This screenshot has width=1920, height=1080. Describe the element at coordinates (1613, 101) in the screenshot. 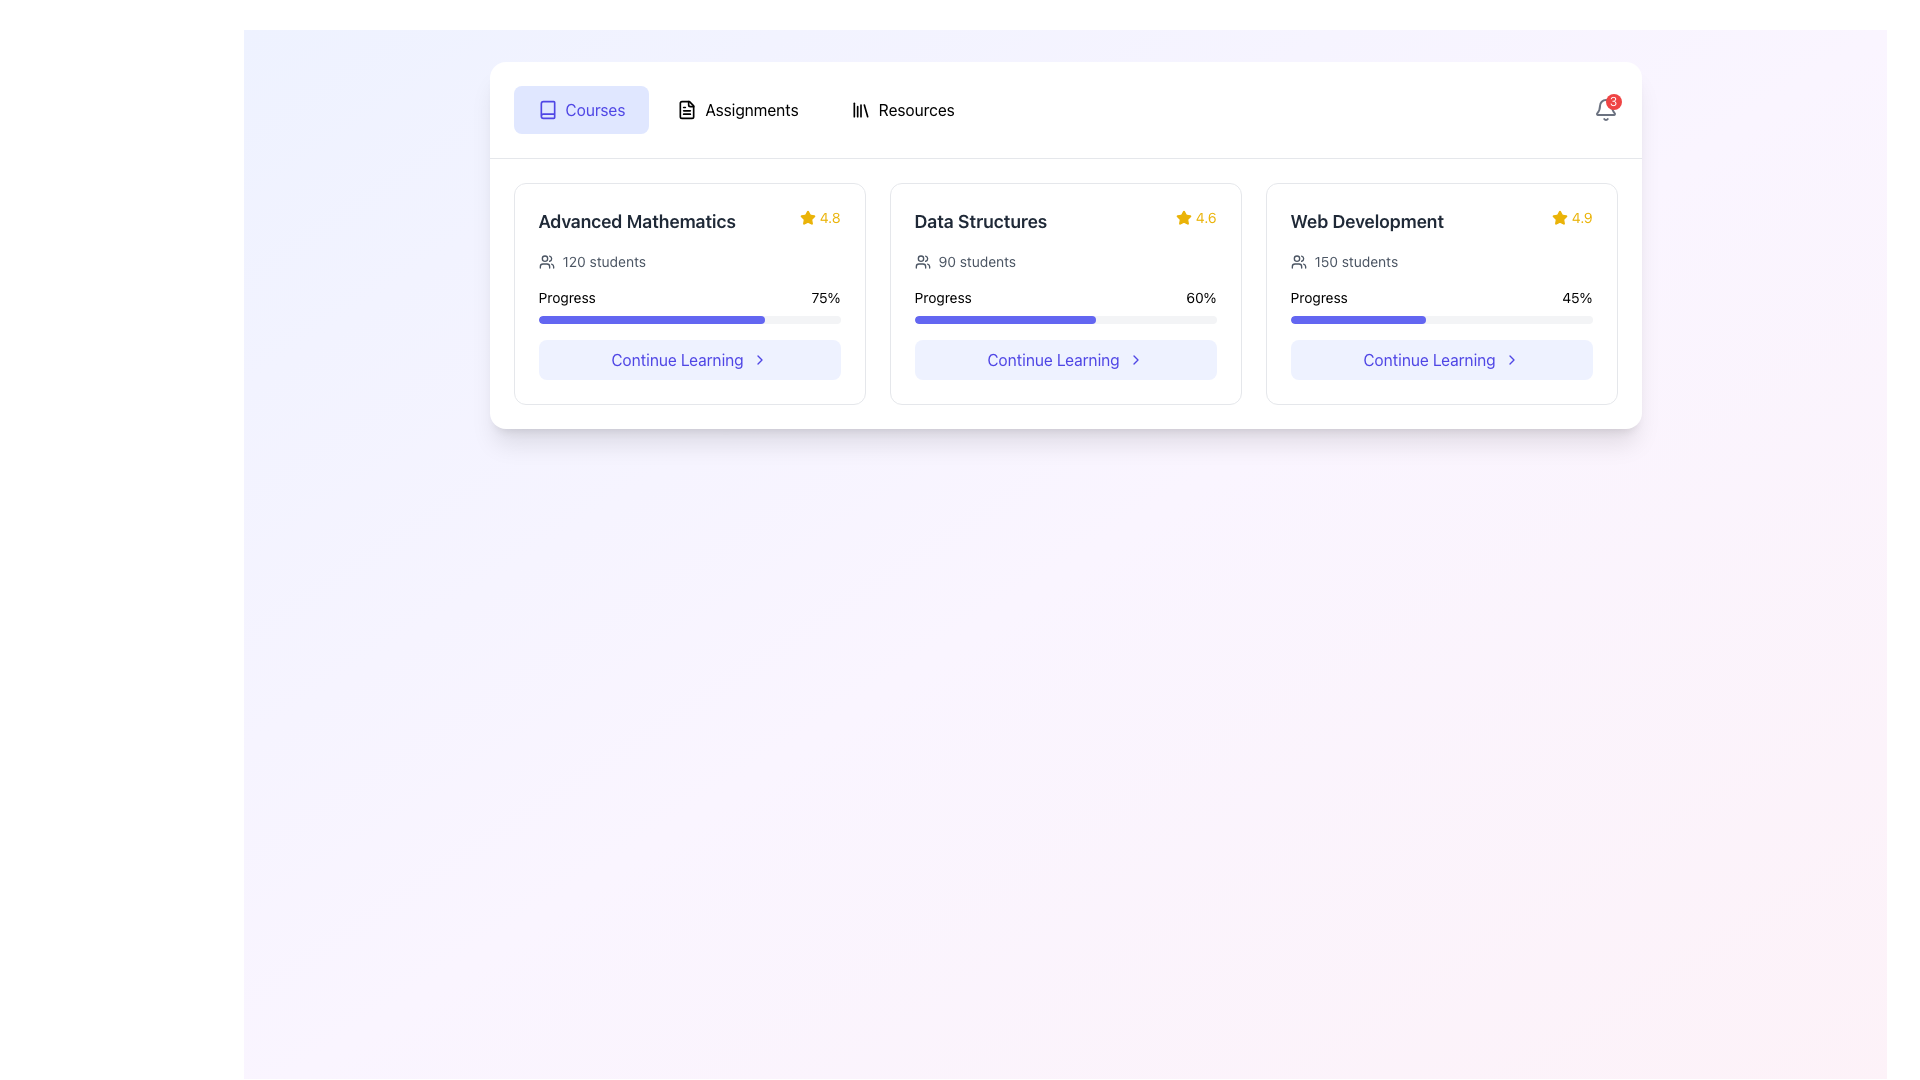

I see `the small red notification badge located at the top-right corner of the bell icon in the header section, which indicates pending actions or alerts` at that location.